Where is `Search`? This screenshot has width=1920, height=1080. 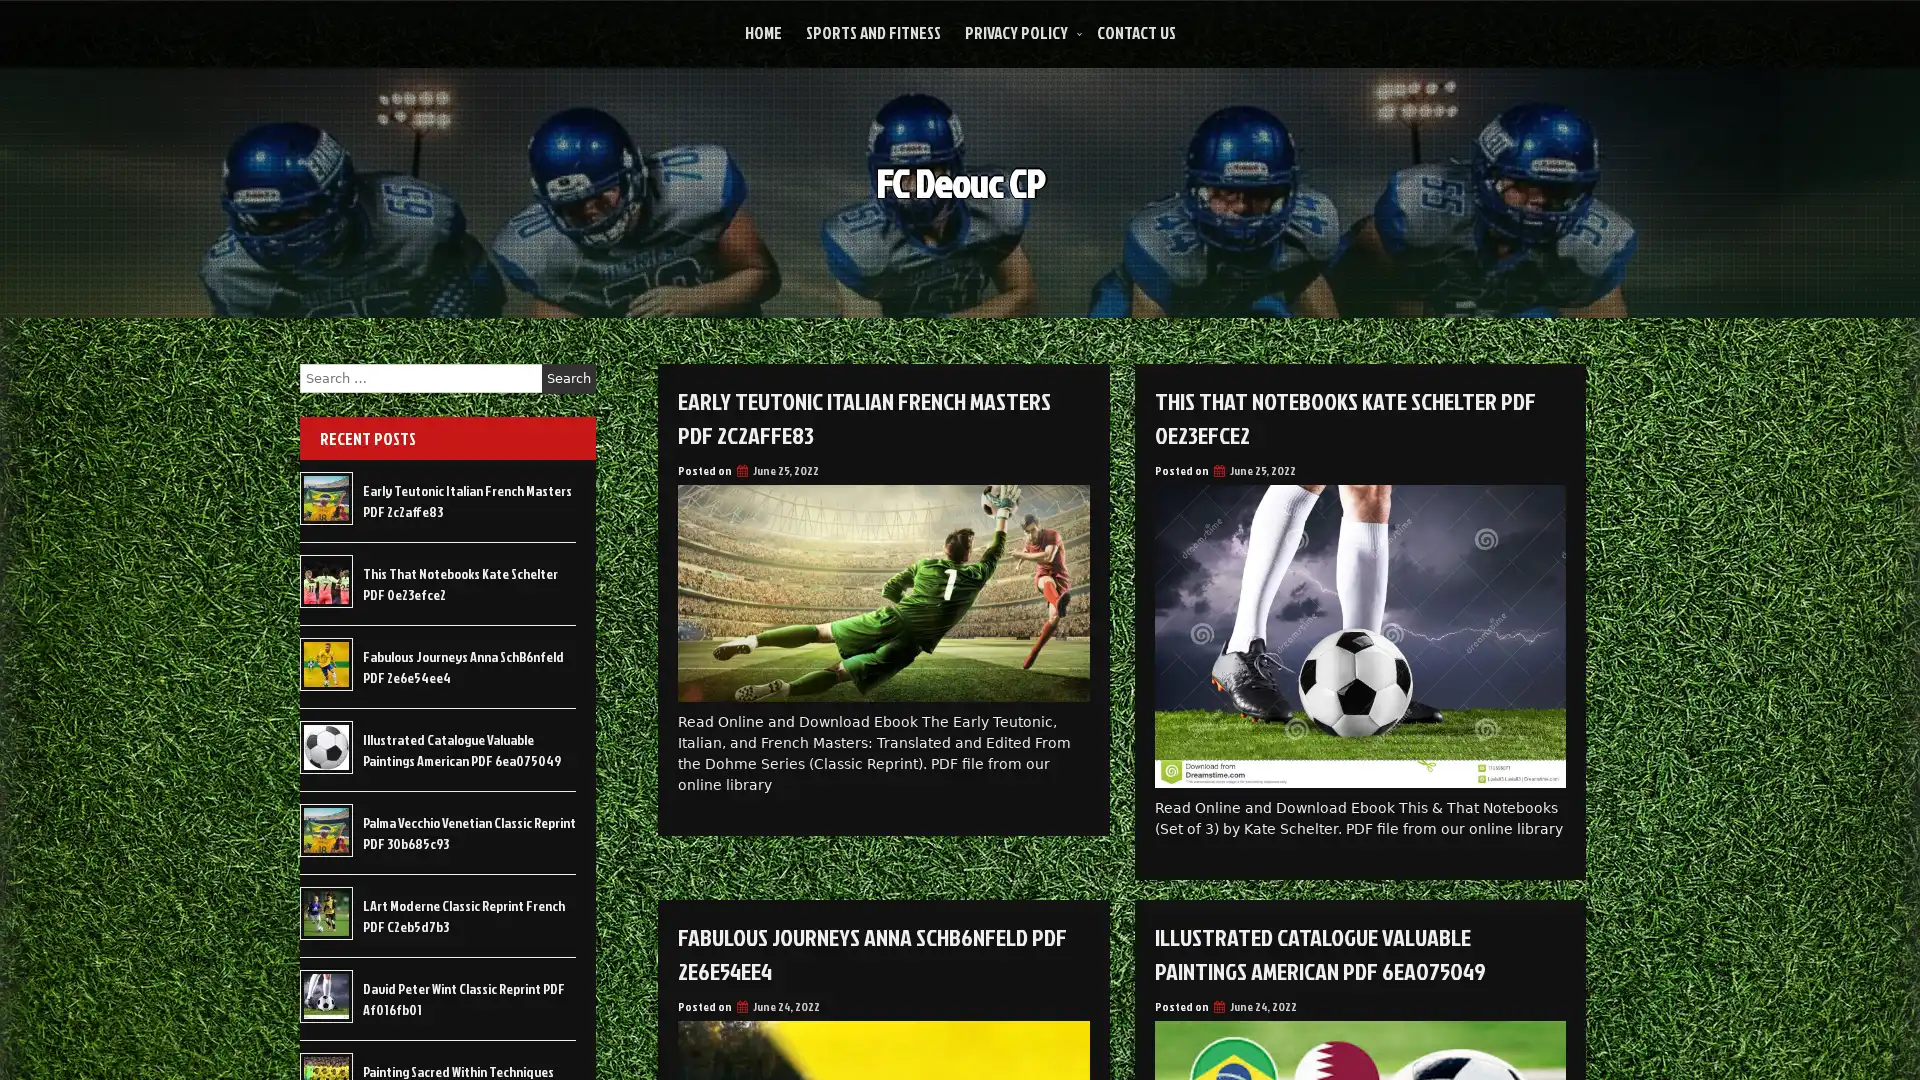 Search is located at coordinates (568, 378).